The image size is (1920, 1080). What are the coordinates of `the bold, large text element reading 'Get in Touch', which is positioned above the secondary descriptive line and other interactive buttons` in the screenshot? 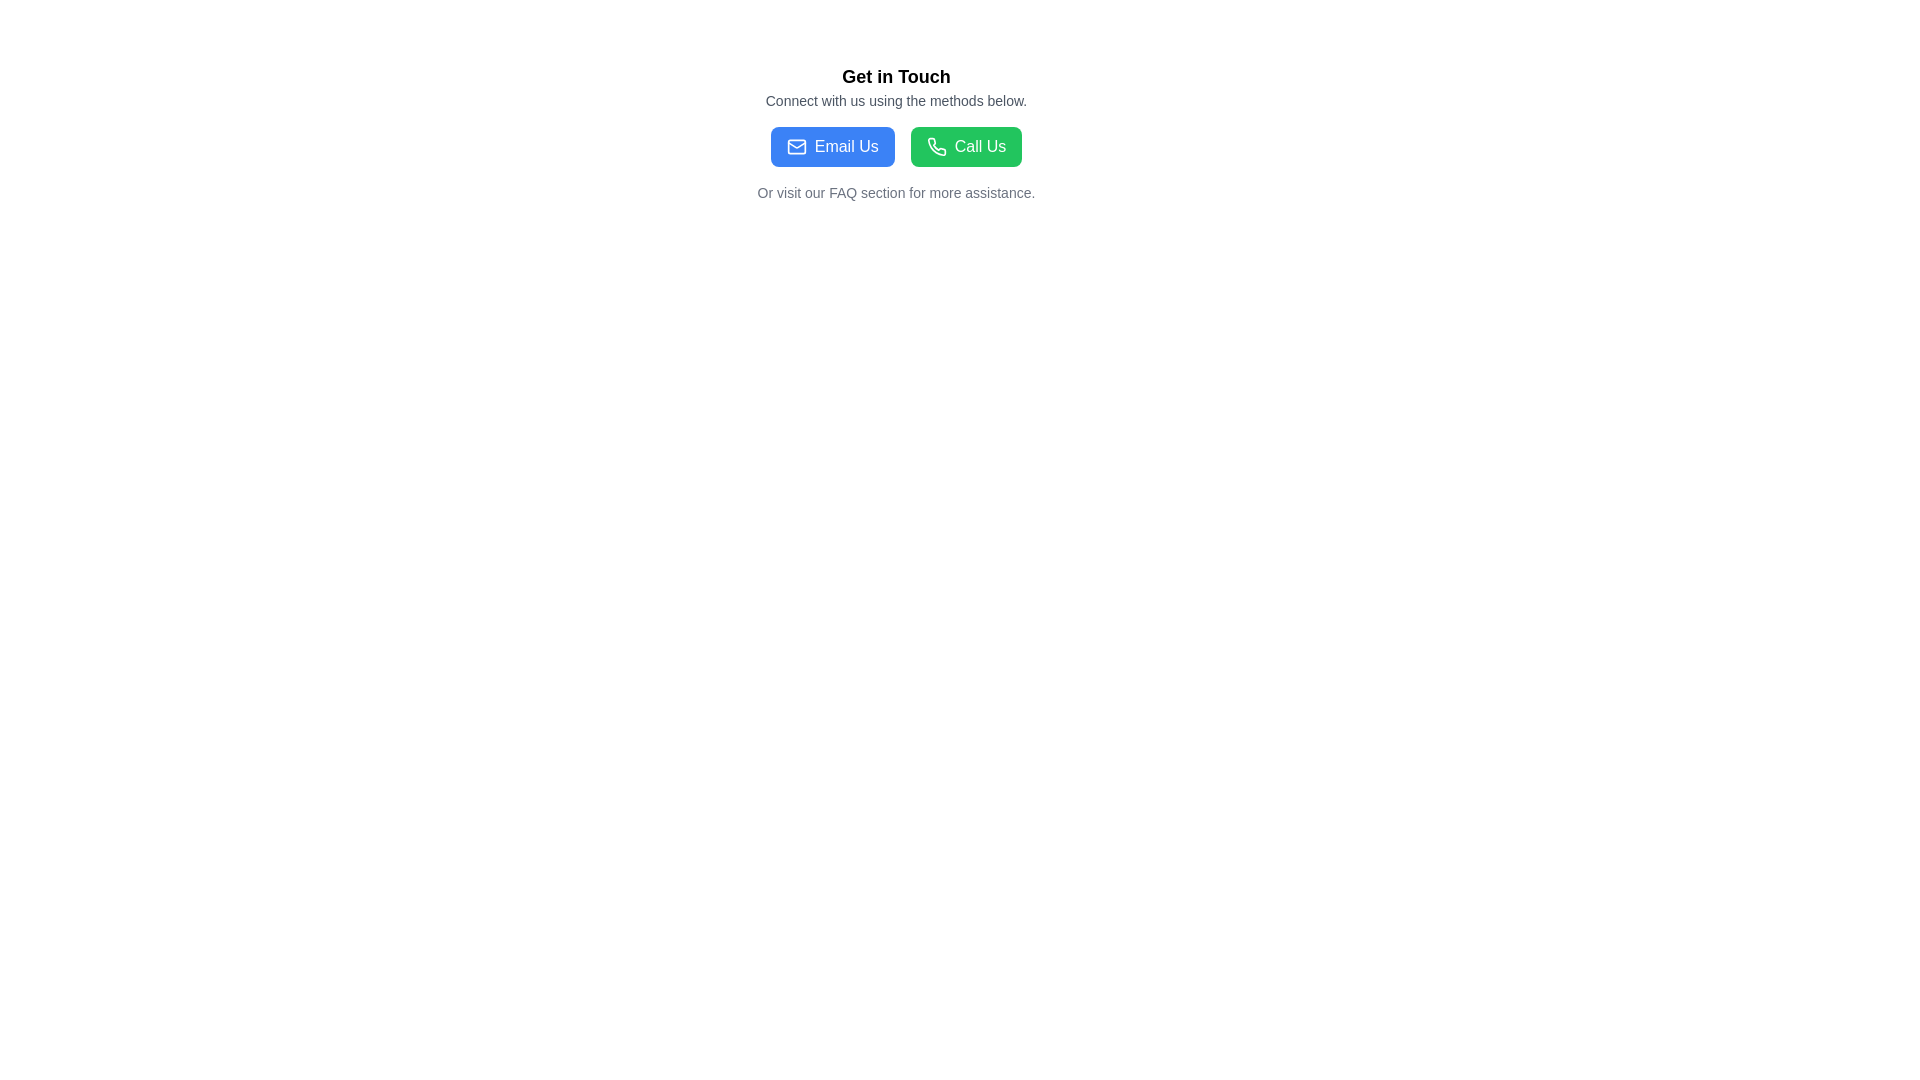 It's located at (895, 76).